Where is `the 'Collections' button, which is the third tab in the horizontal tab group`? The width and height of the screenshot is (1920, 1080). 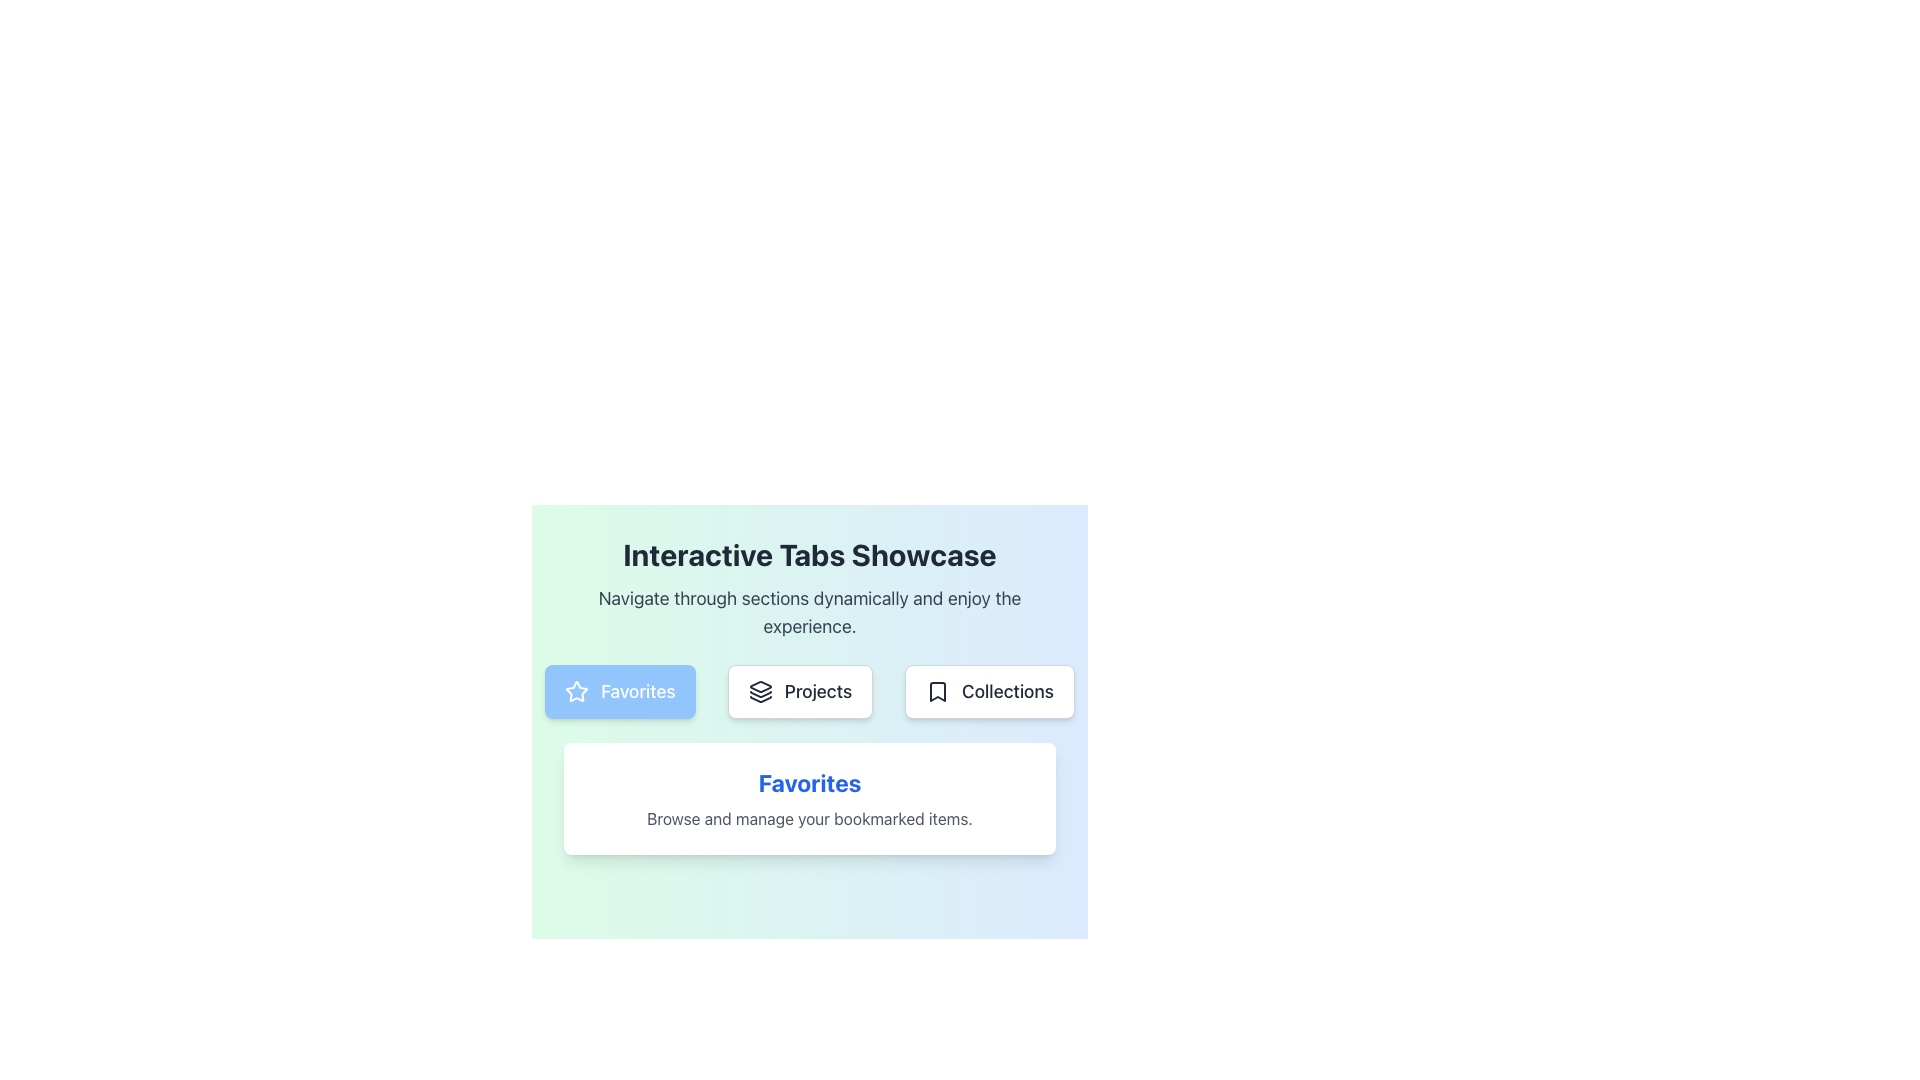 the 'Collections' button, which is the third tab in the horizontal tab group is located at coordinates (989, 690).